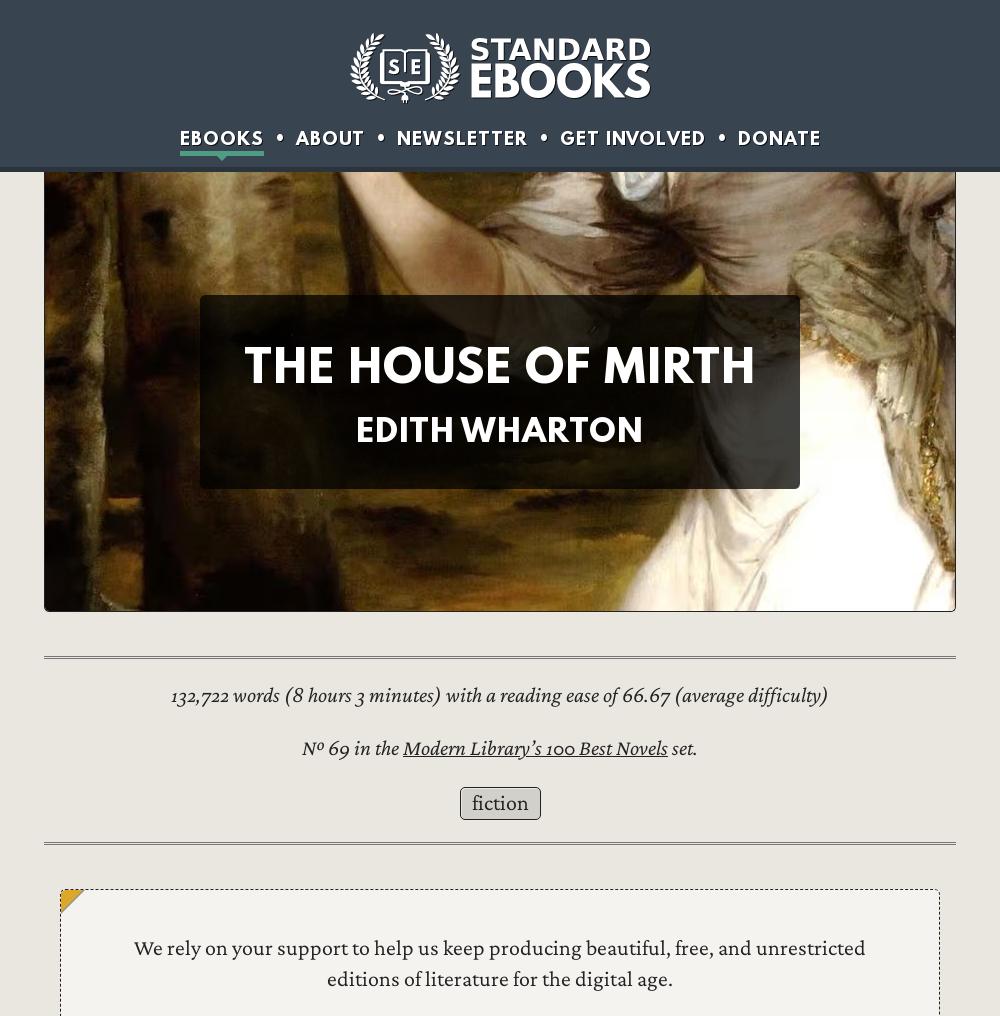  Describe the element at coordinates (295, 136) in the screenshot. I see `'About'` at that location.